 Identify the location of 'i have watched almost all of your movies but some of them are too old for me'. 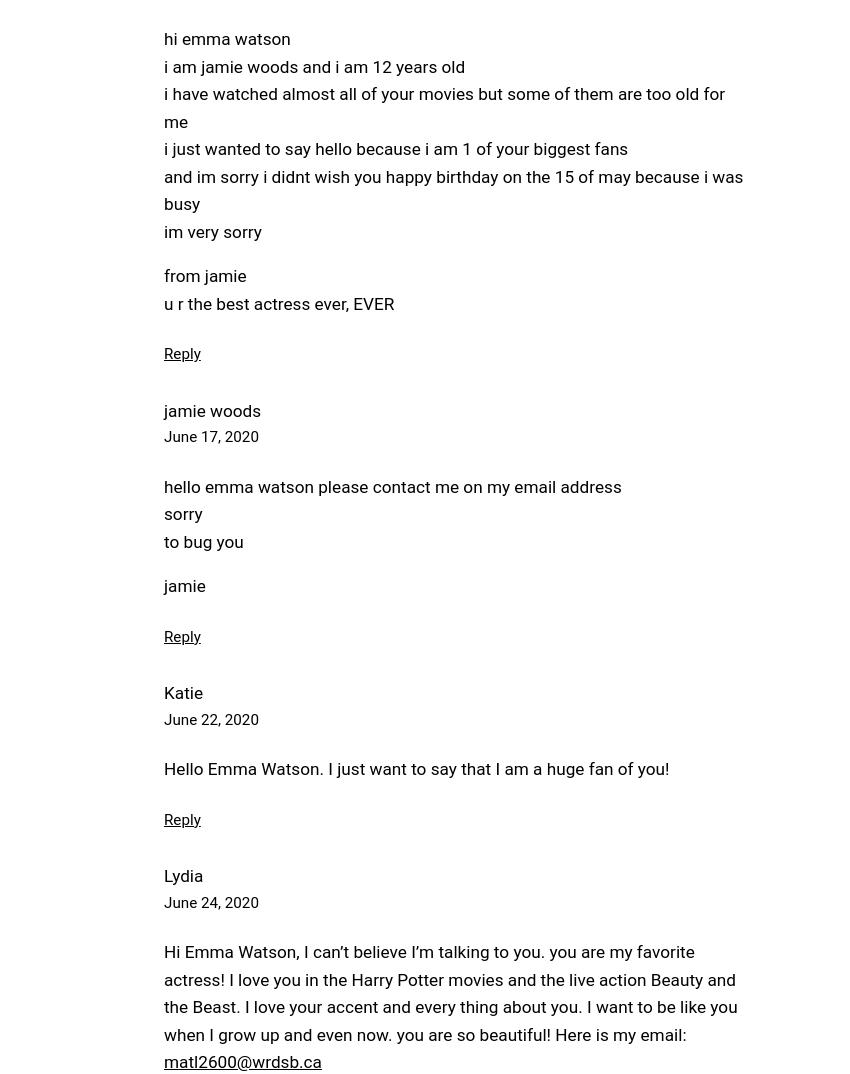
(443, 107).